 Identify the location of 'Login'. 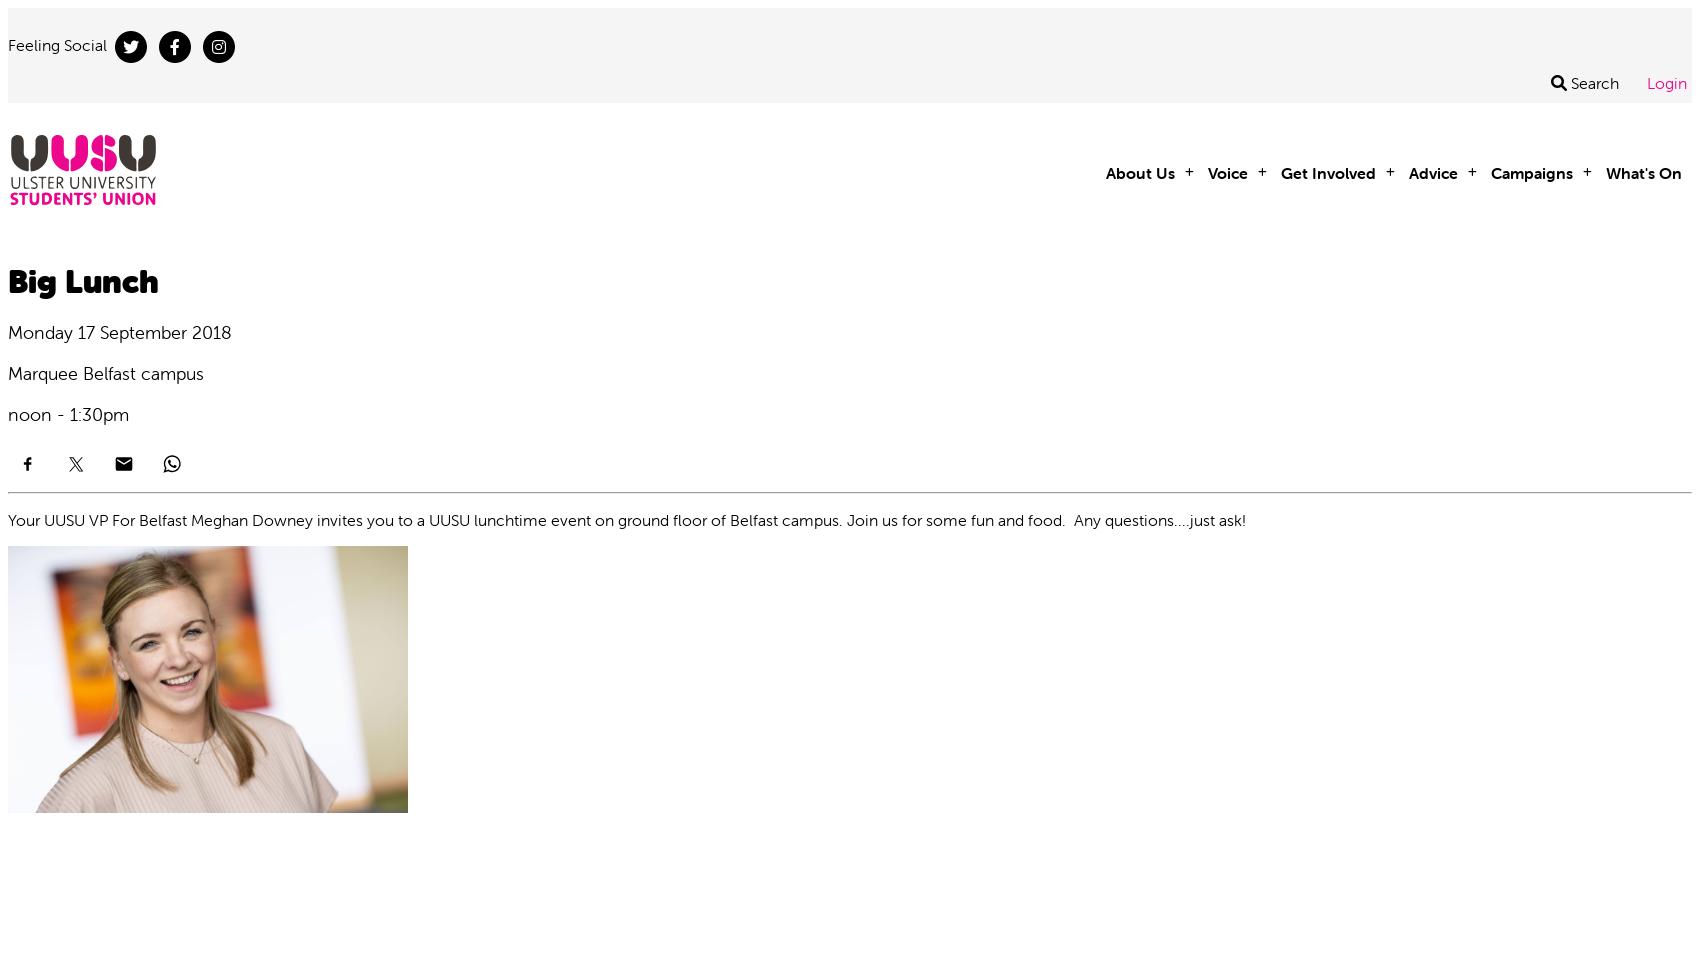
(1645, 83).